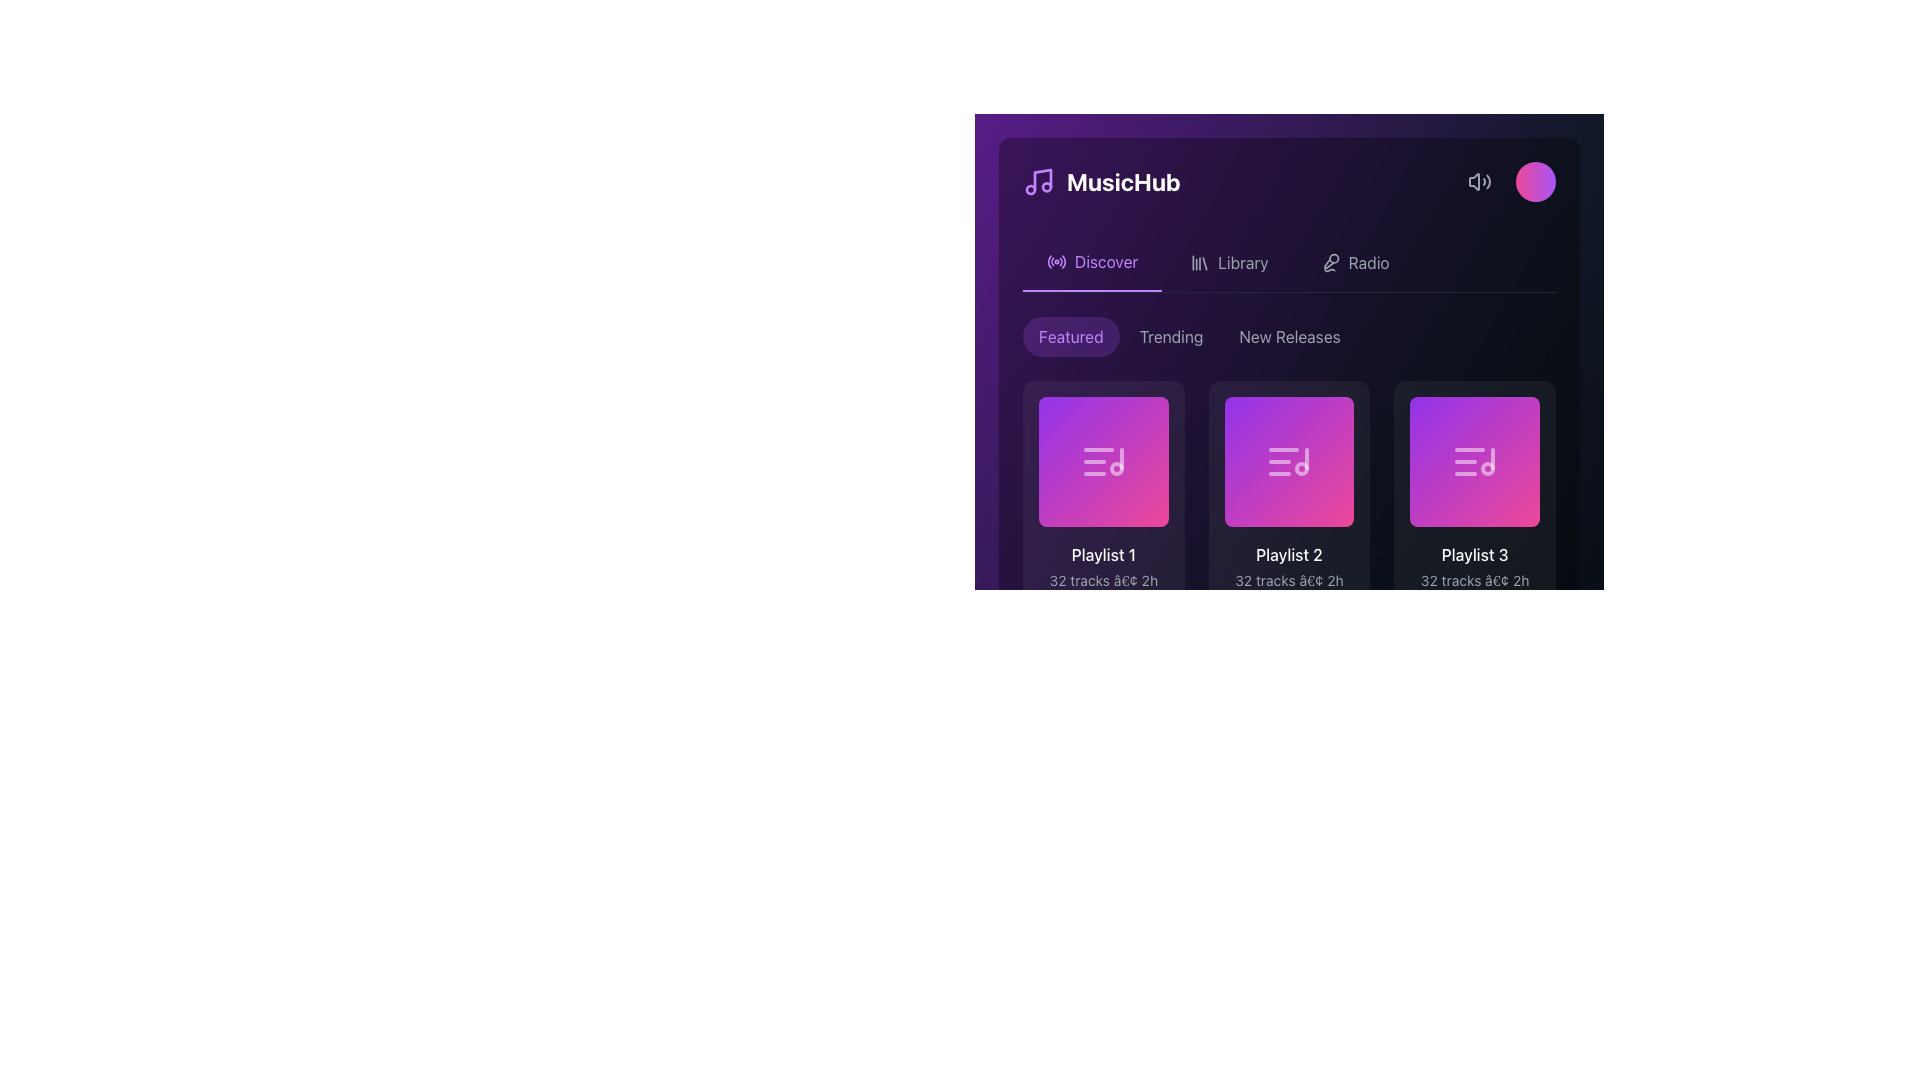 The image size is (1920, 1080). I want to click on the first clickable button in the top-right section of the interface, so click(1479, 181).